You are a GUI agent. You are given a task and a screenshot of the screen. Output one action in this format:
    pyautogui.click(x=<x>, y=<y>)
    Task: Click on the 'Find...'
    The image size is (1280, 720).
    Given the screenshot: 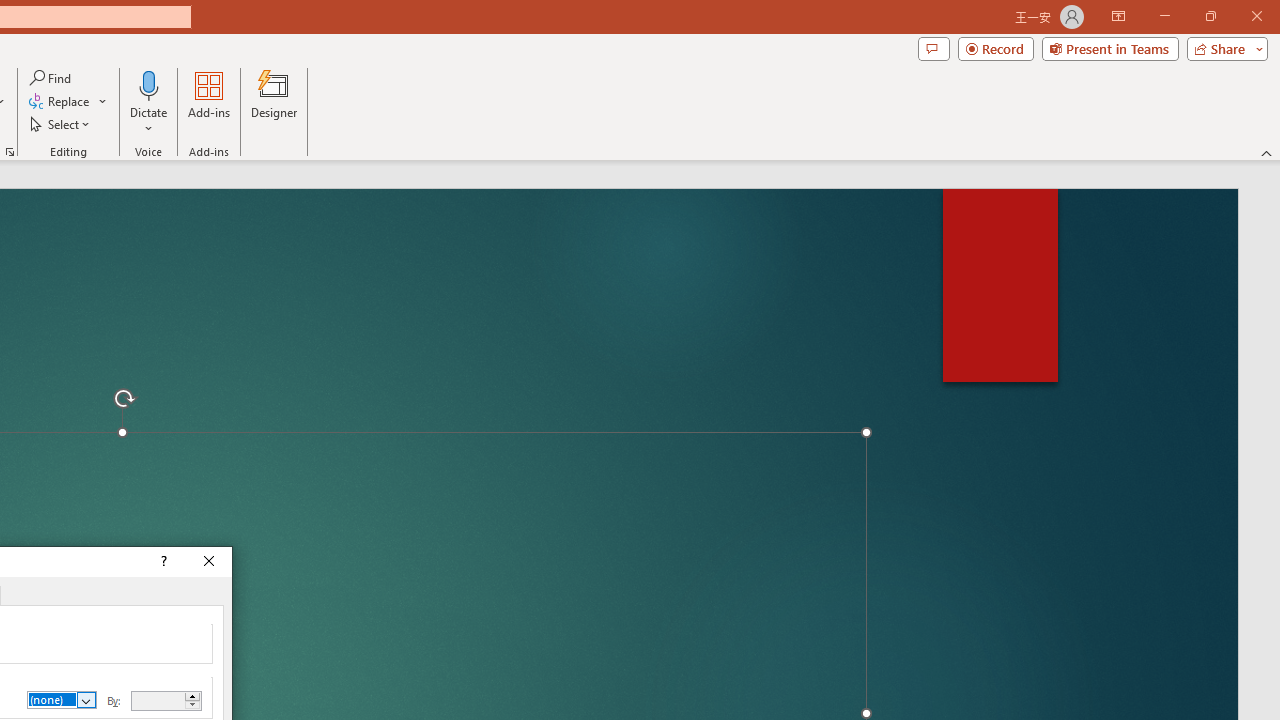 What is the action you would take?
    pyautogui.click(x=51, y=77)
    